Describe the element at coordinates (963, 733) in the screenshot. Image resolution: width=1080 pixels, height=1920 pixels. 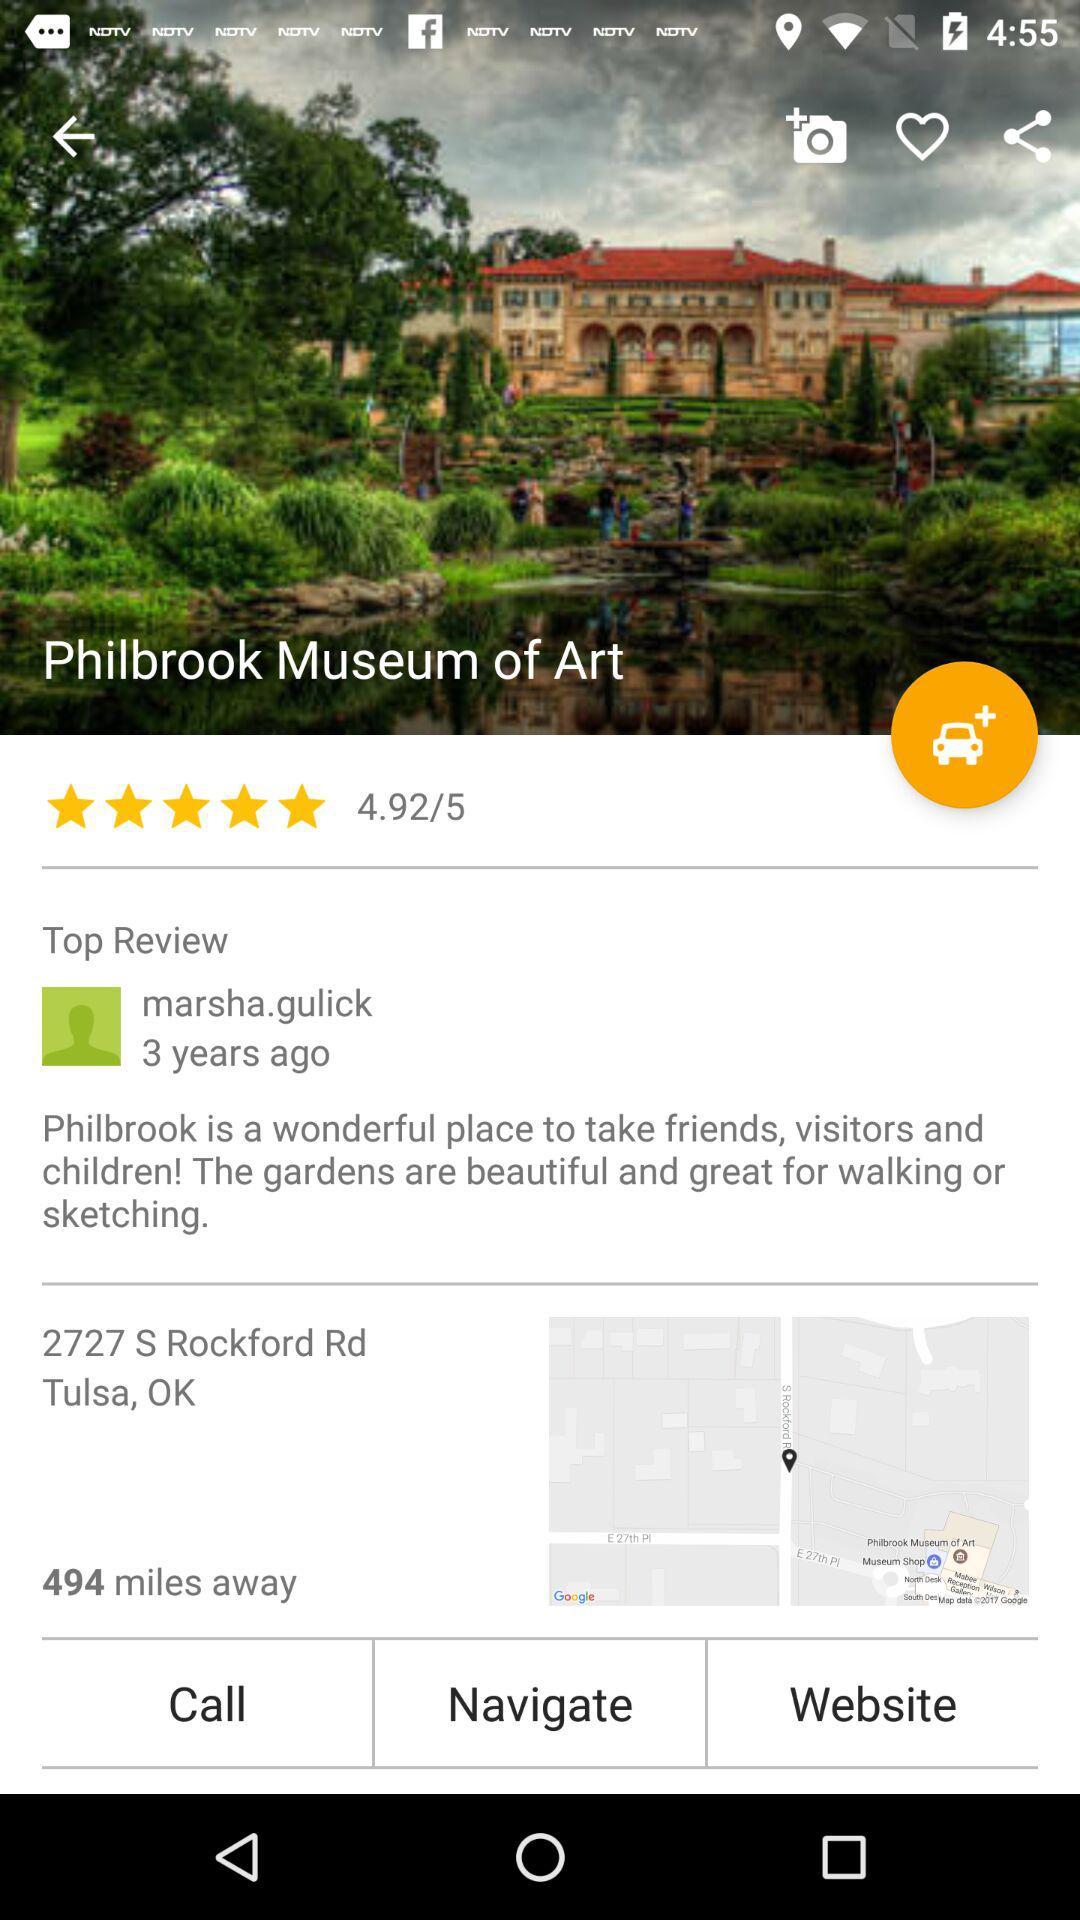
I see `get directions` at that location.